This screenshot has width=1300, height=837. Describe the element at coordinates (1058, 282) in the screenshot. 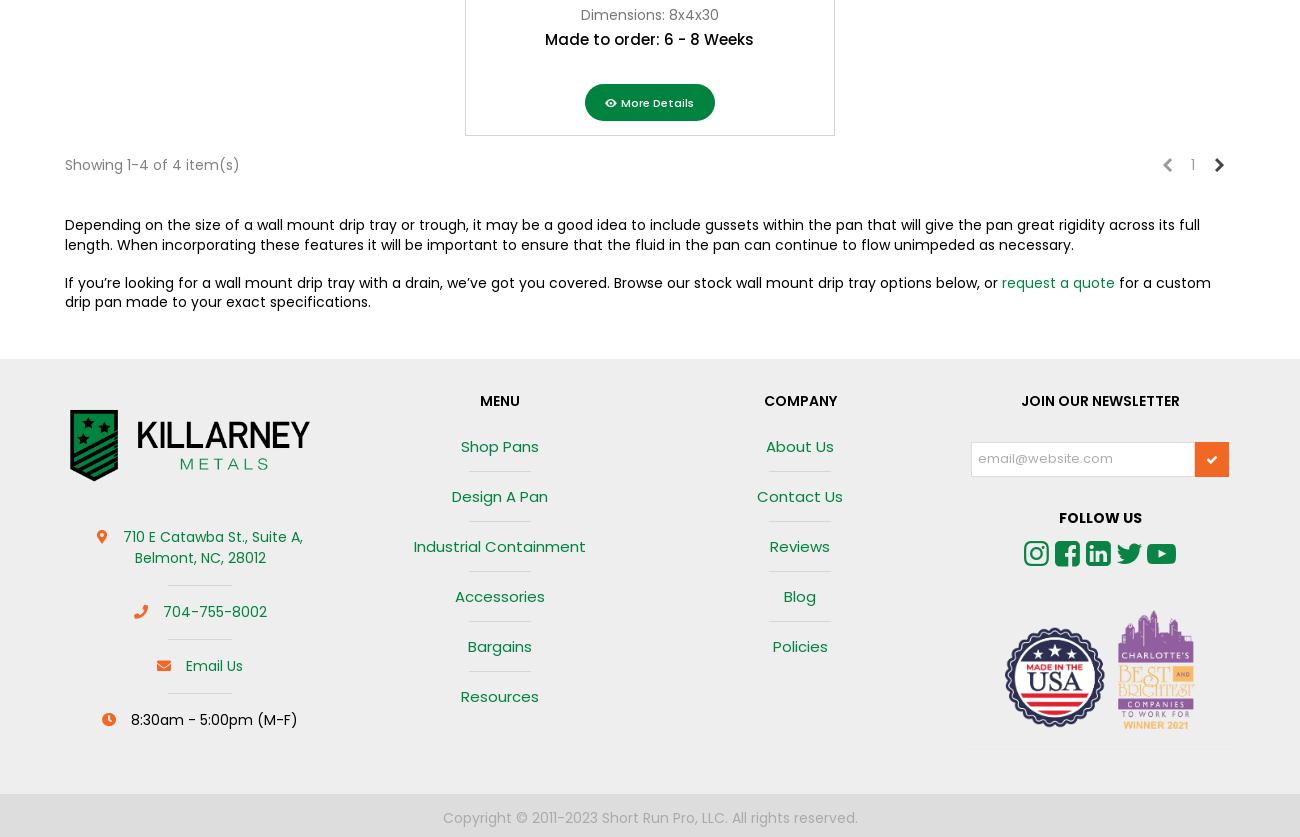

I see `'request a quote'` at that location.